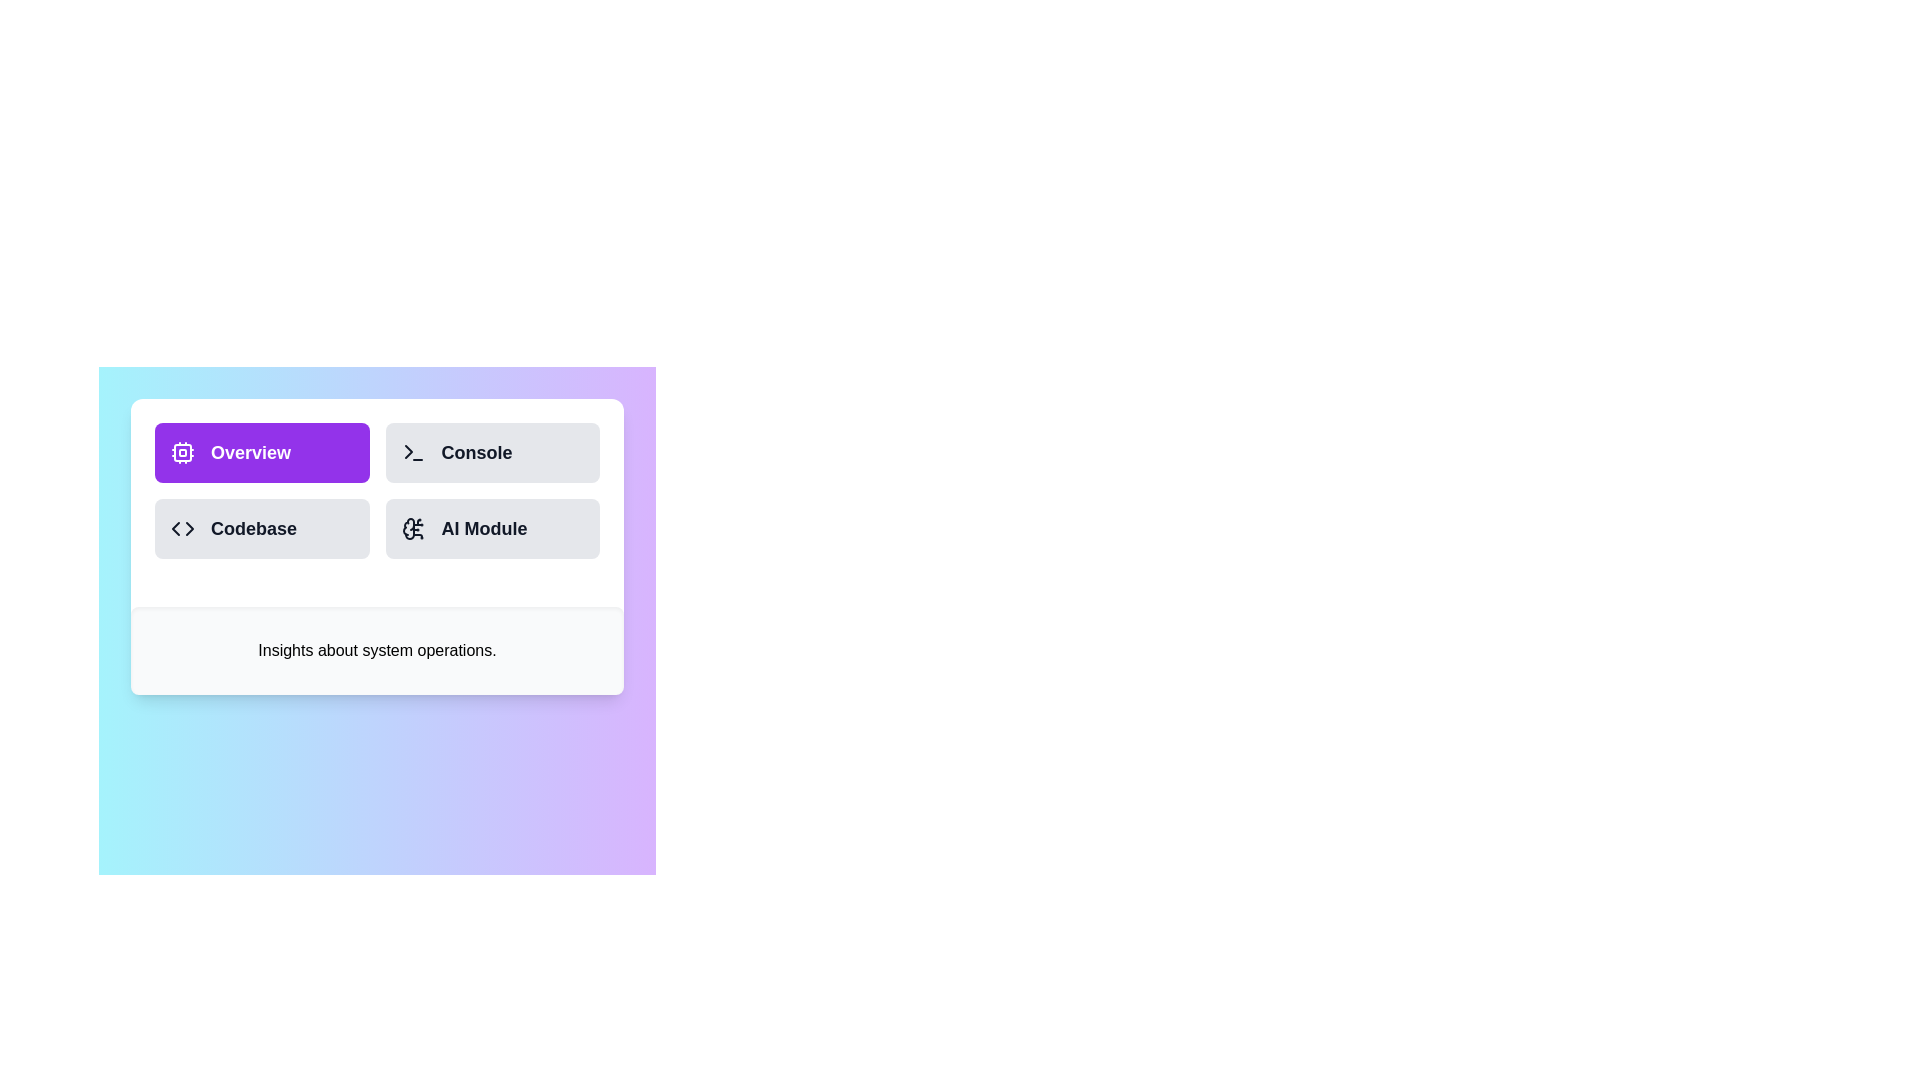 The image size is (1920, 1080). I want to click on the menu option labeled 'AI Module' to view its content, so click(493, 527).